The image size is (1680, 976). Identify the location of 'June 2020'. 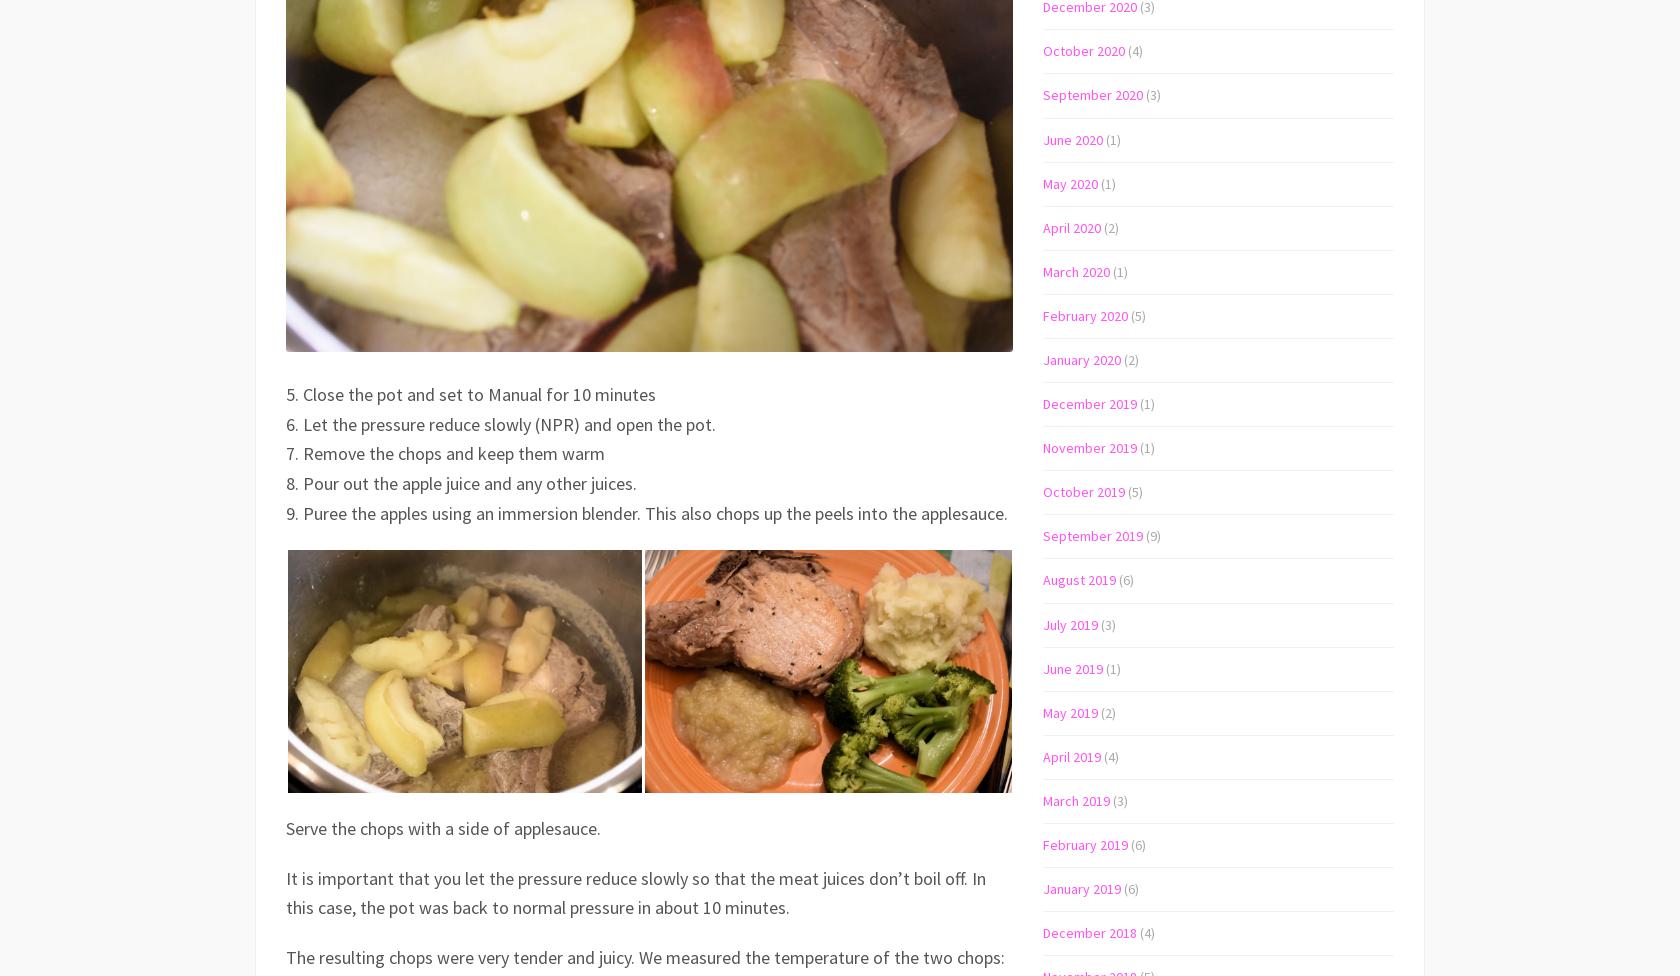
(1073, 137).